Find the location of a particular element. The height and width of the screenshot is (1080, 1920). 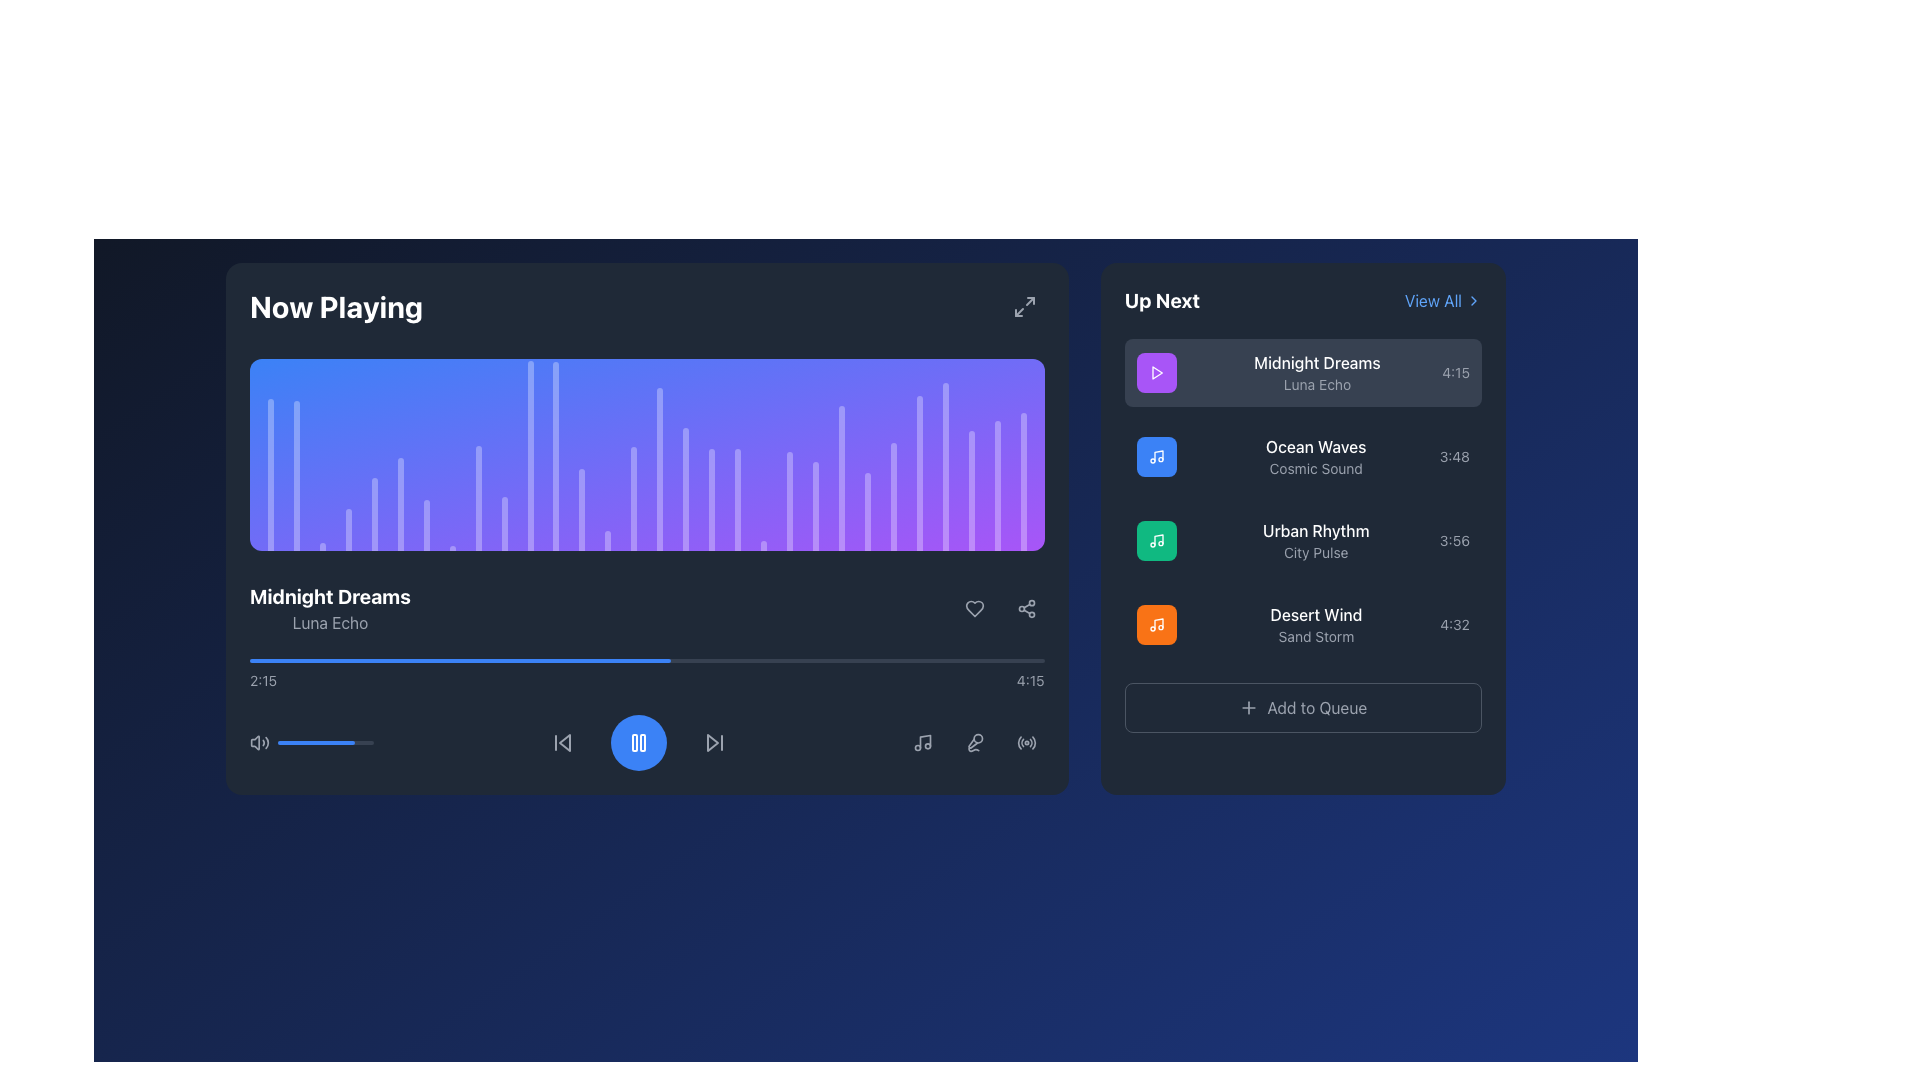

the circular gray button with a backward-facing arrow to skip to the previous track is located at coordinates (561, 743).